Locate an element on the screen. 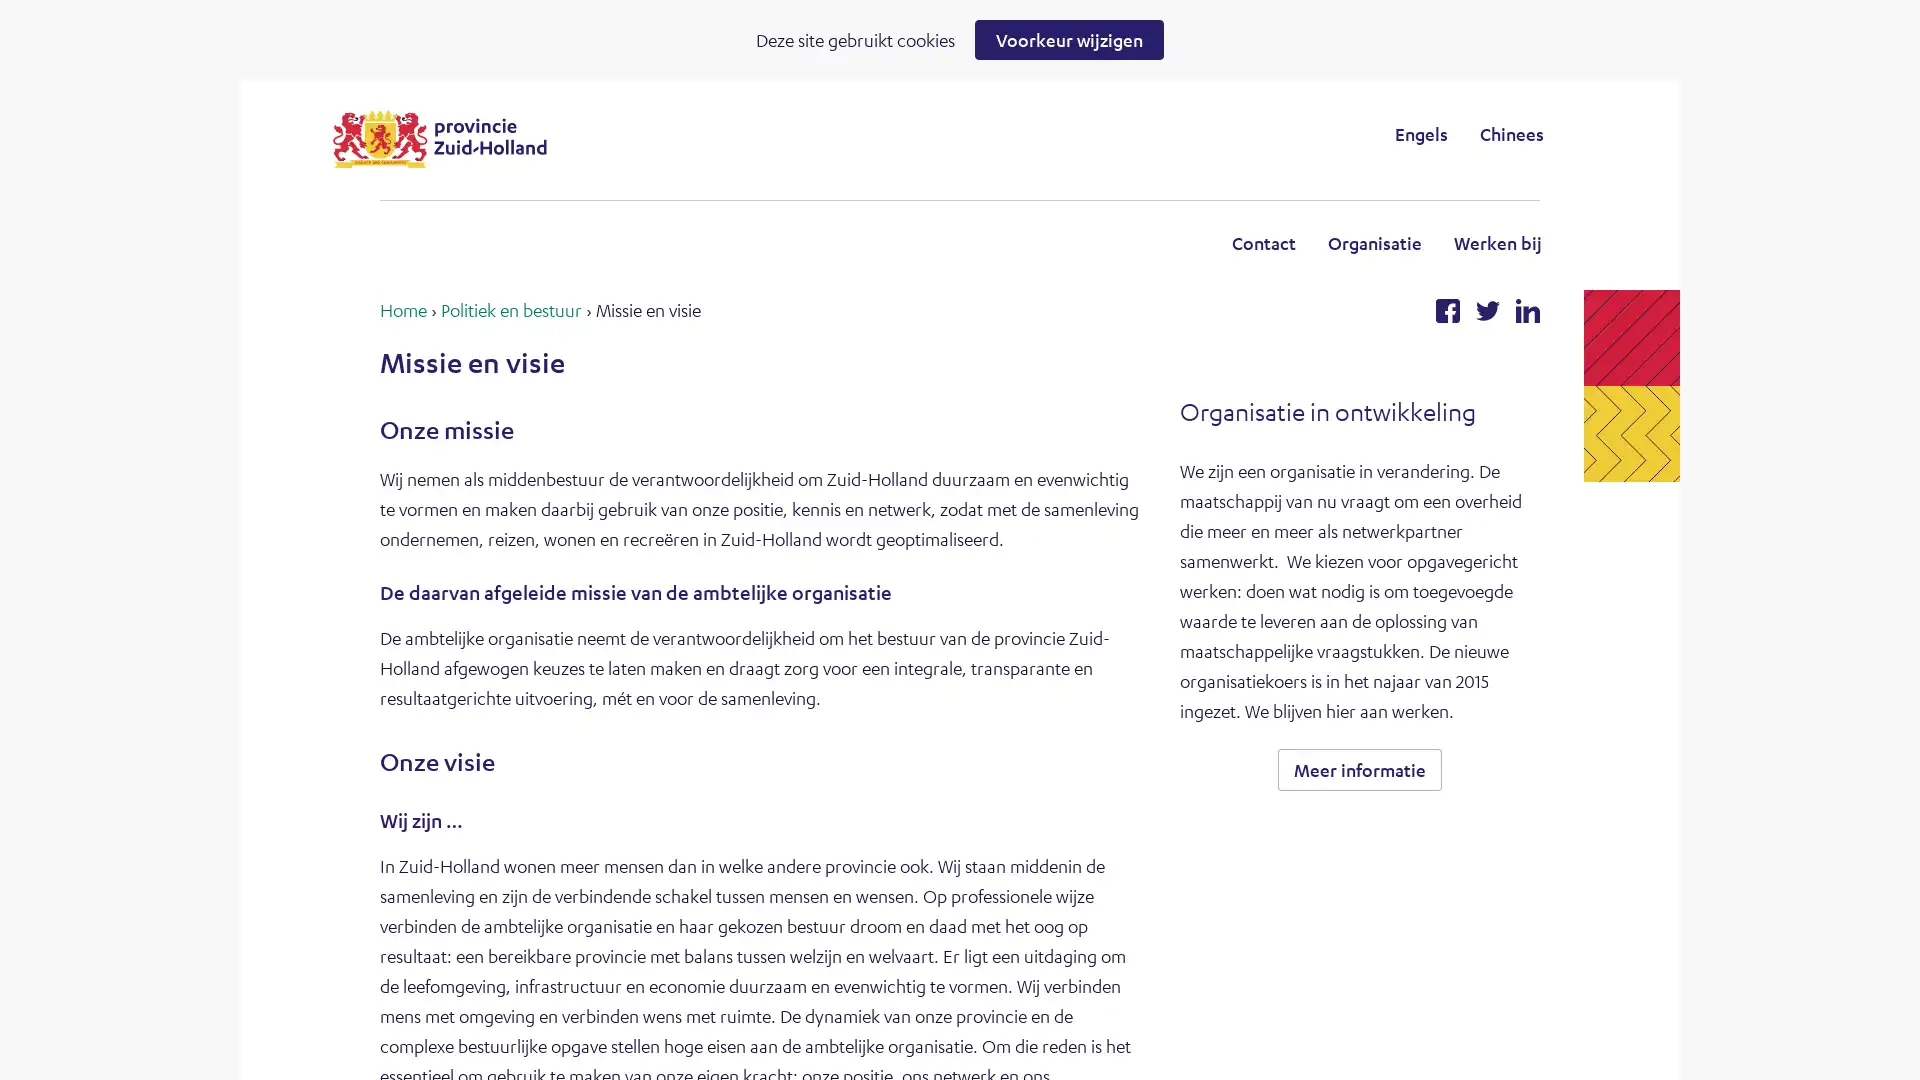  Zoeken is located at coordinates (1124, 133).